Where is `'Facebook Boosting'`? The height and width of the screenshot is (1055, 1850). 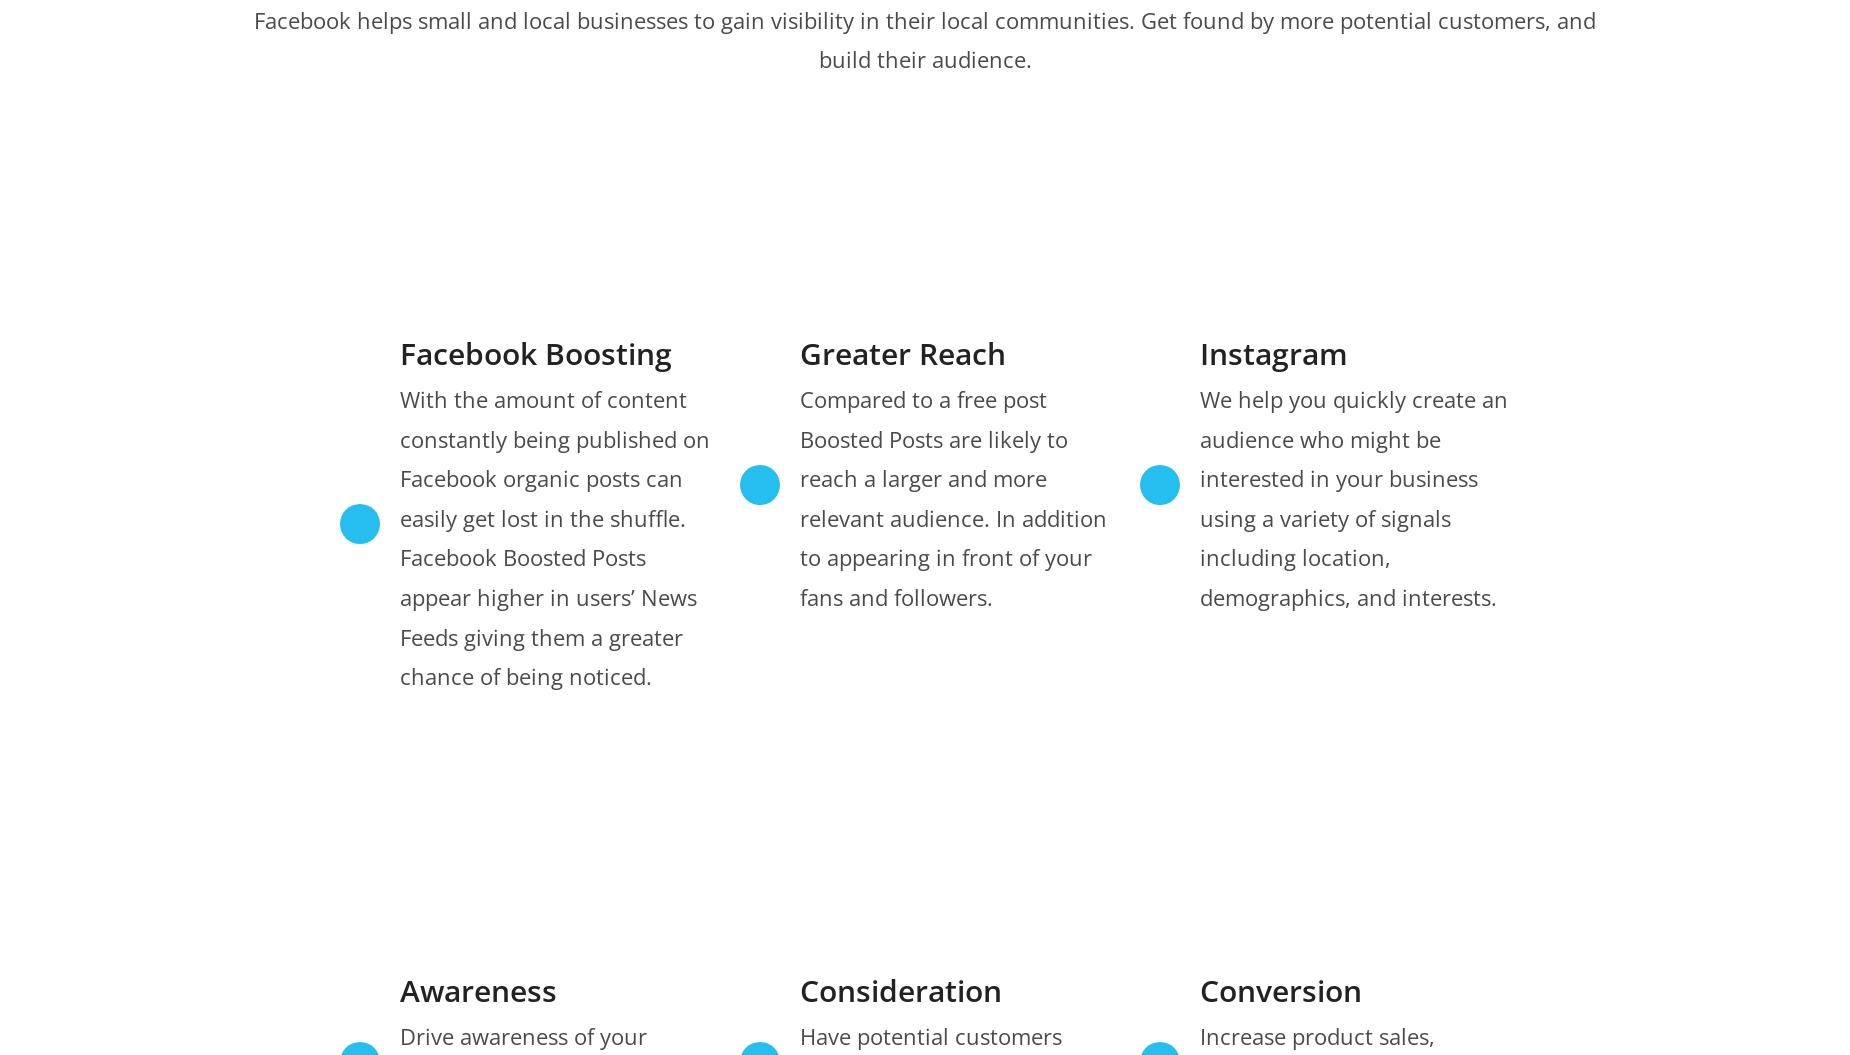 'Facebook Boosting' is located at coordinates (398, 353).